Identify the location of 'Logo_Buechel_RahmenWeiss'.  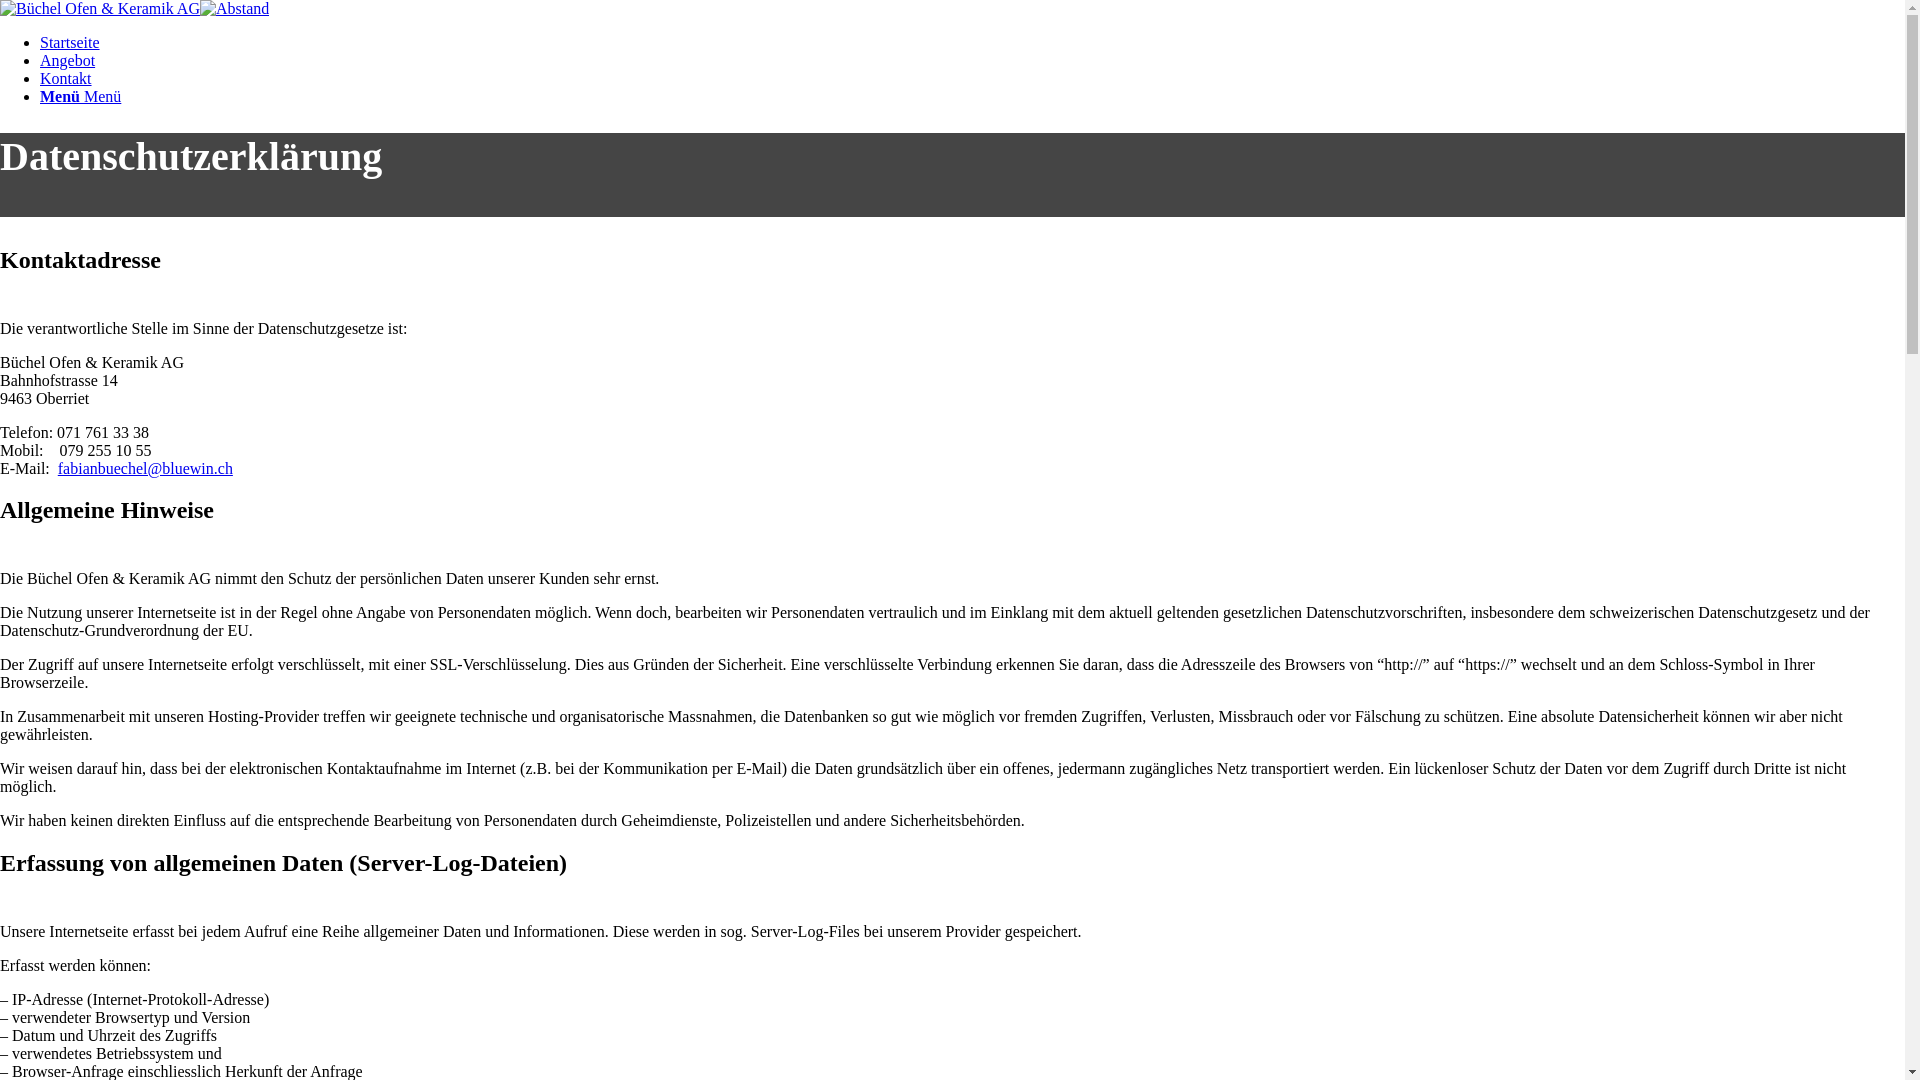
(133, 8).